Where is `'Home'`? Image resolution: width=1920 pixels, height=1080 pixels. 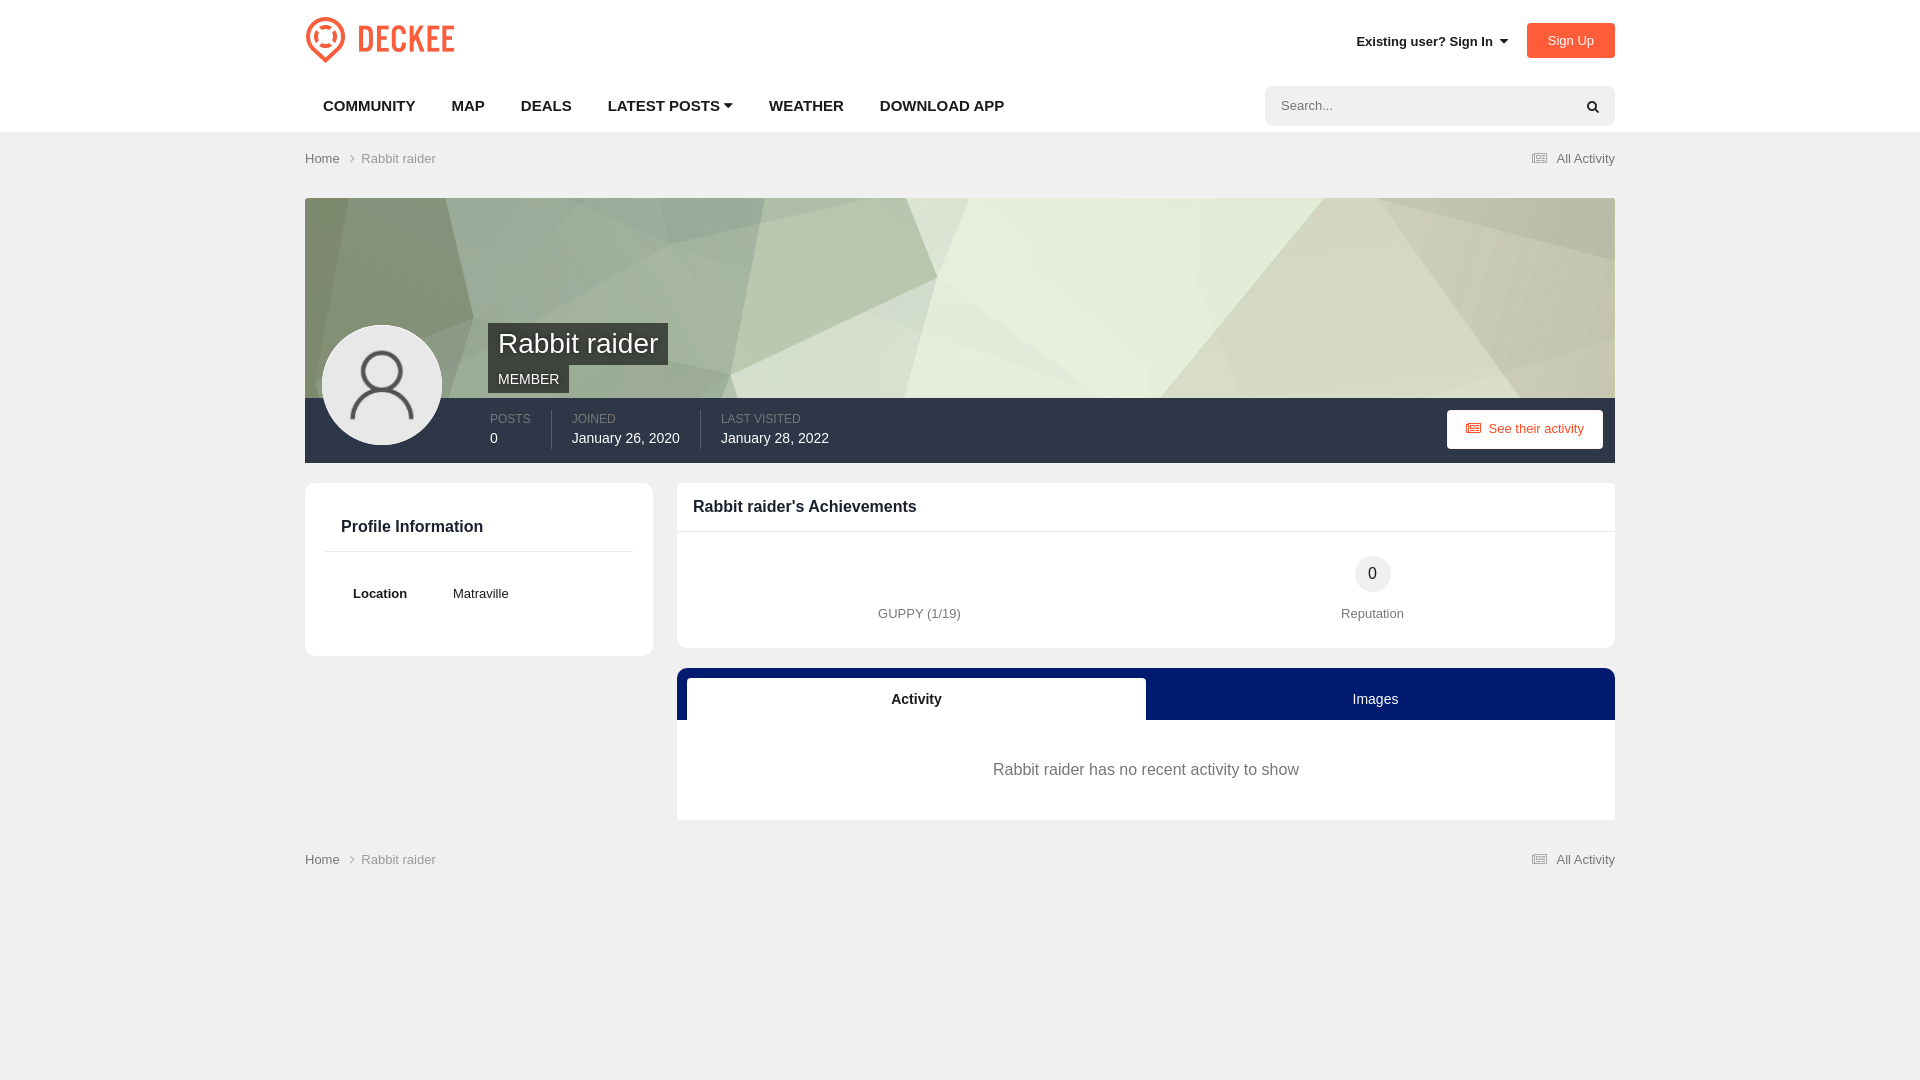 'Home' is located at coordinates (332, 157).